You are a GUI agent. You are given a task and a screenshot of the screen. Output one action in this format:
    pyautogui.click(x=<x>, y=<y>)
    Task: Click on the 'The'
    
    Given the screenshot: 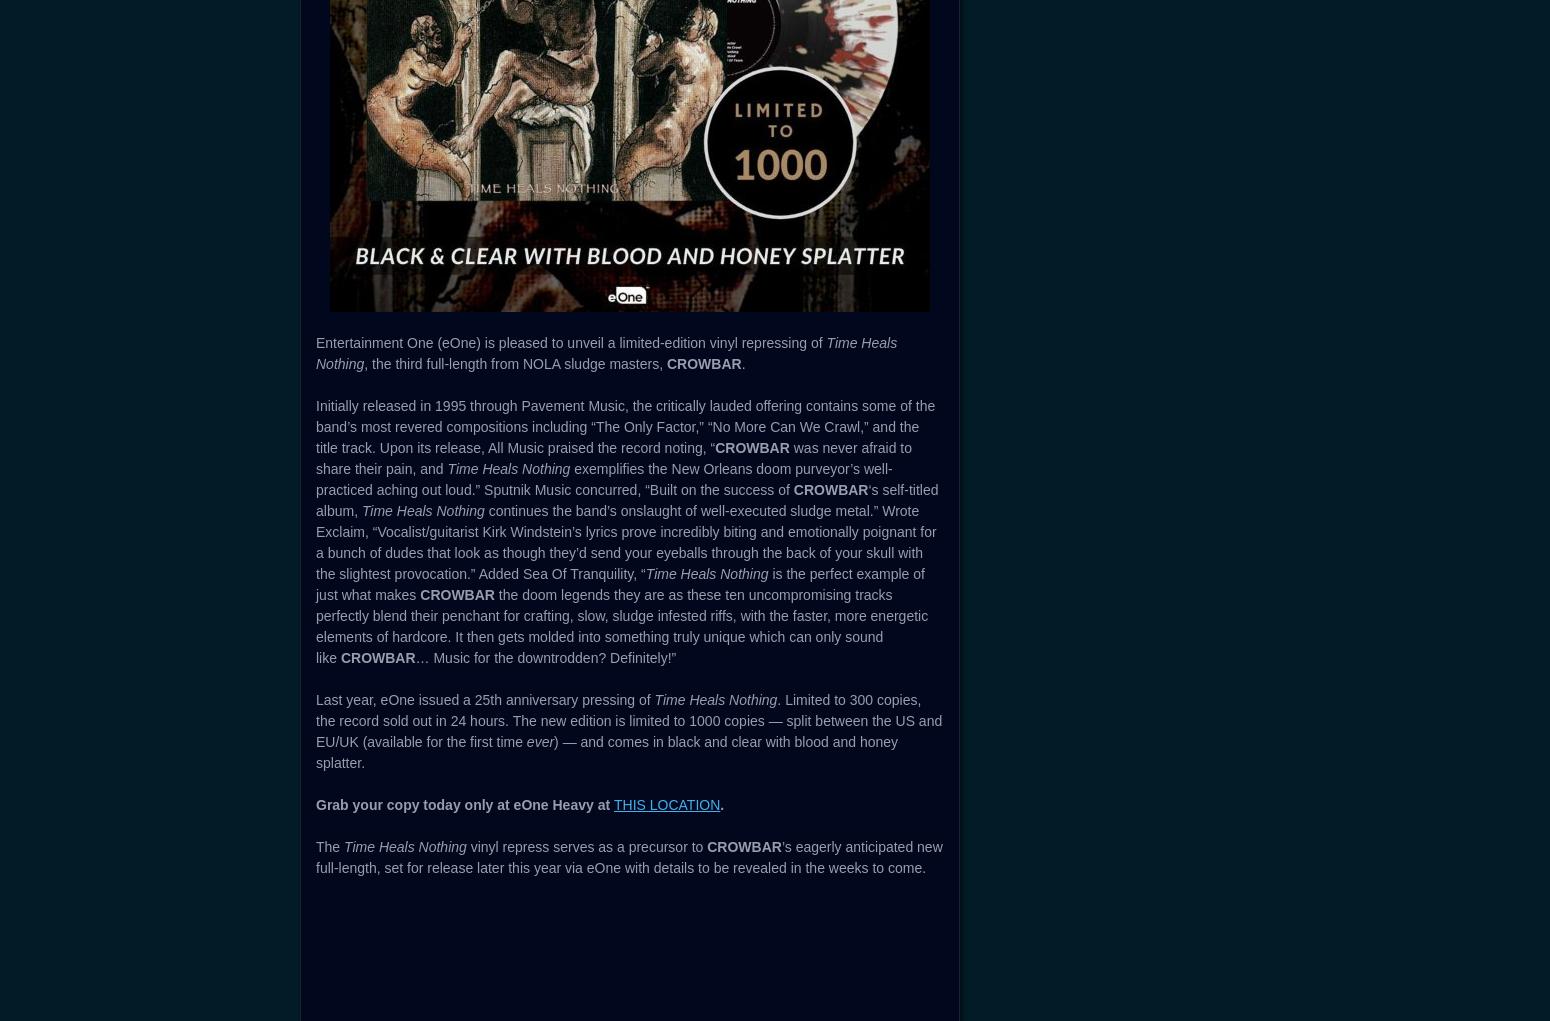 What is the action you would take?
    pyautogui.click(x=326, y=847)
    